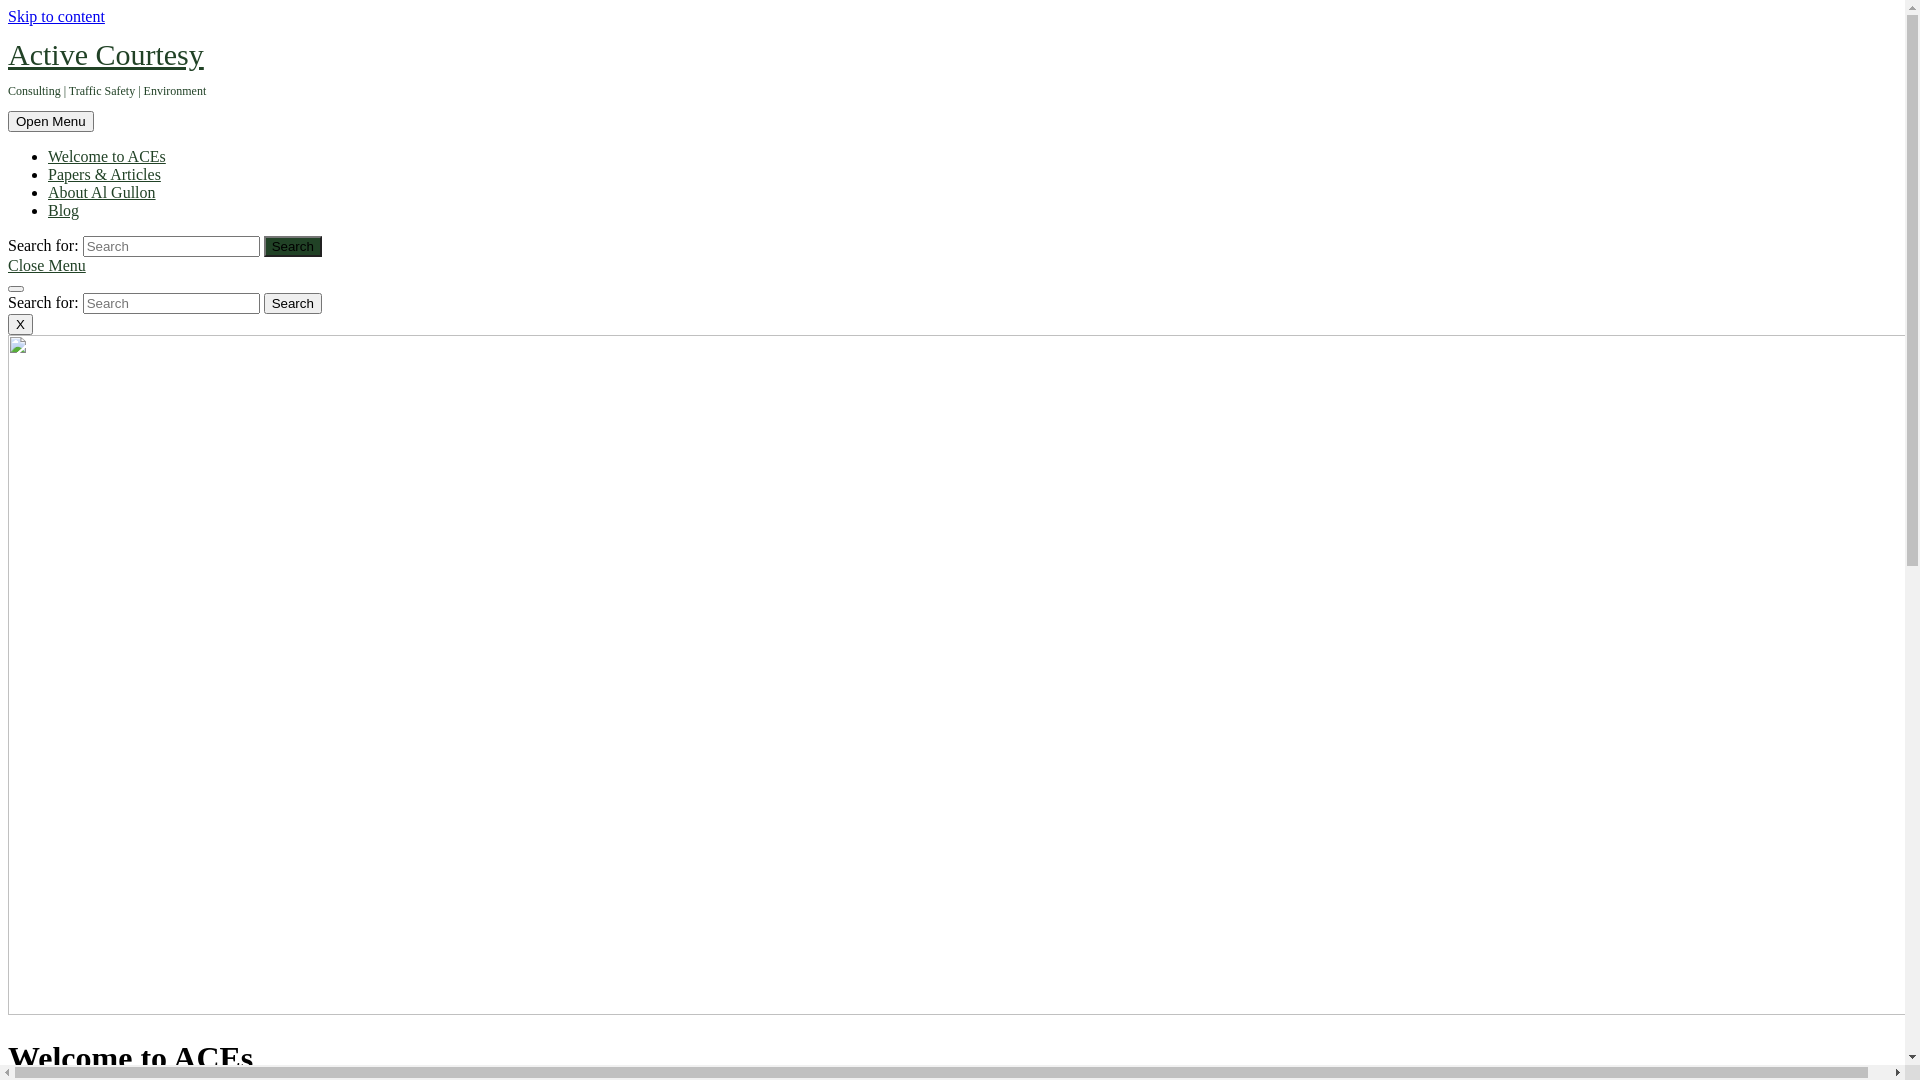 This screenshot has width=1920, height=1080. What do you see at coordinates (291, 303) in the screenshot?
I see `'Search'` at bounding box center [291, 303].